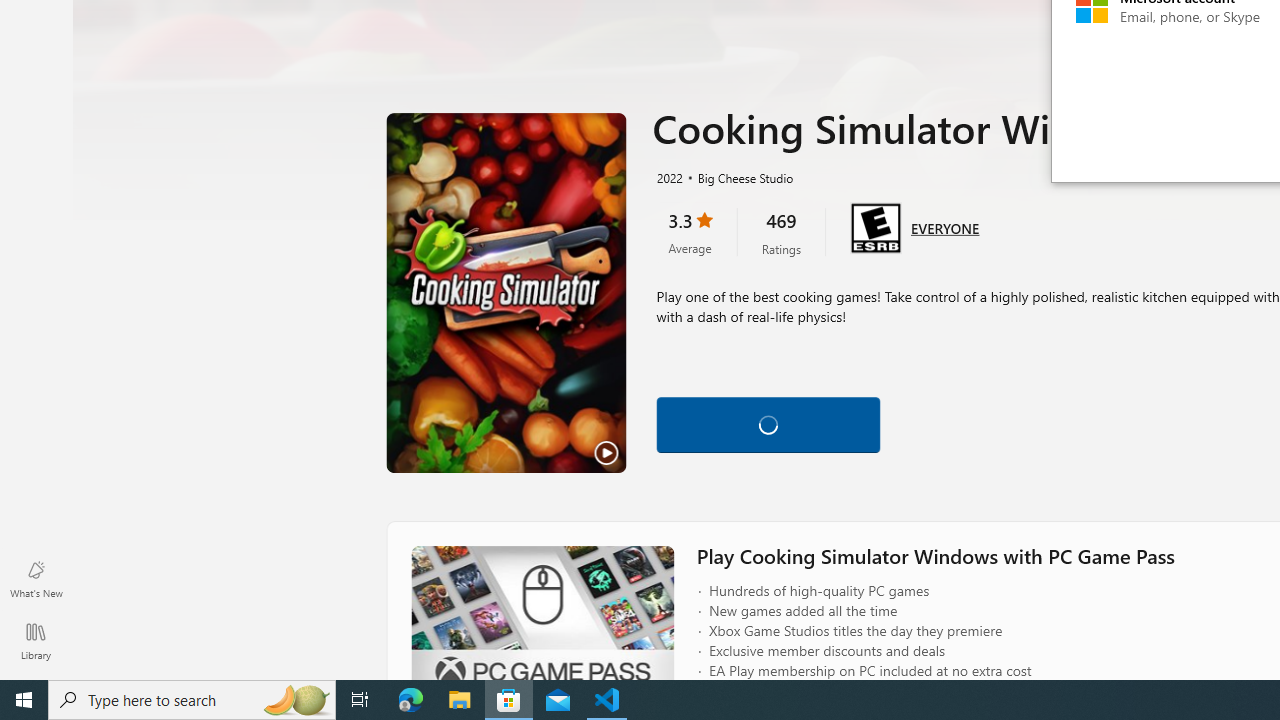  I want to click on 'Big Cheese Studio', so click(736, 176).